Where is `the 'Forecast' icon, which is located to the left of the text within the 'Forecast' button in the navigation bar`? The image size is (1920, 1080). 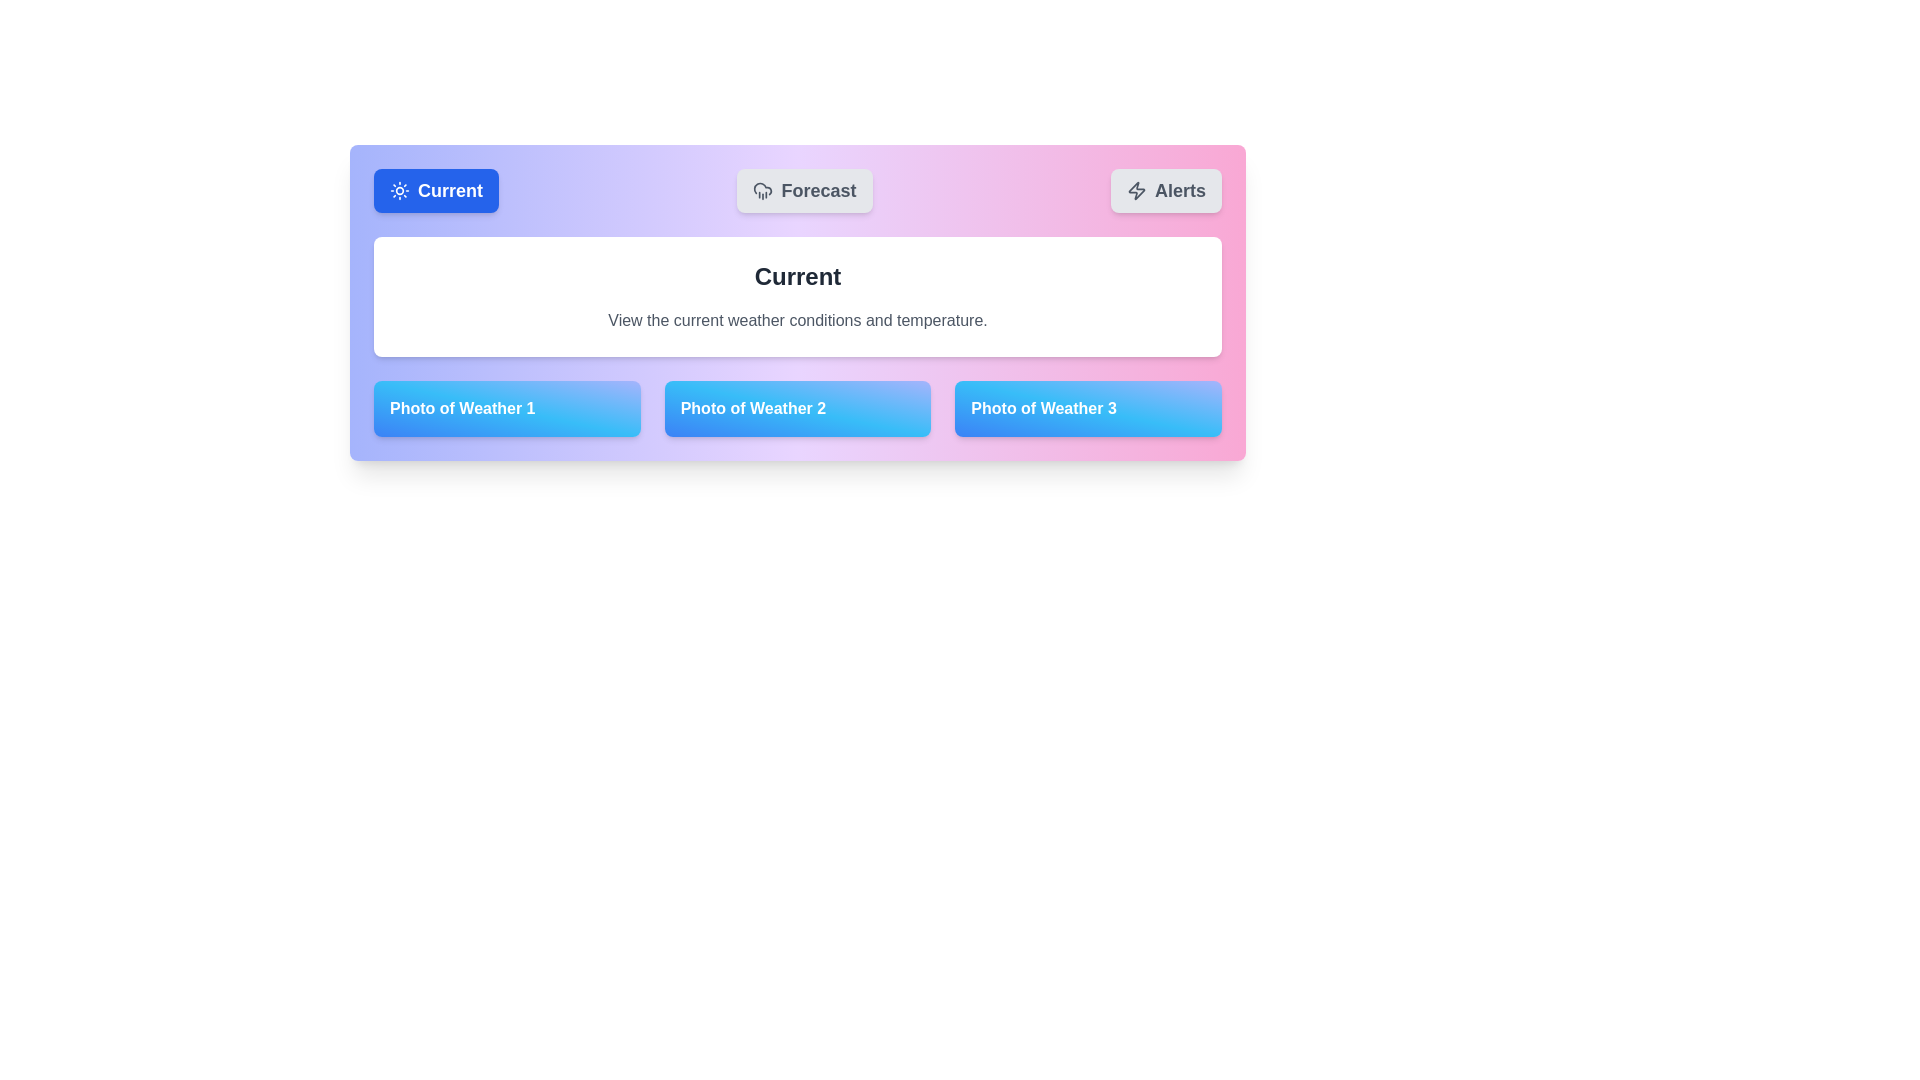 the 'Forecast' icon, which is located to the left of the text within the 'Forecast' button in the navigation bar is located at coordinates (762, 191).